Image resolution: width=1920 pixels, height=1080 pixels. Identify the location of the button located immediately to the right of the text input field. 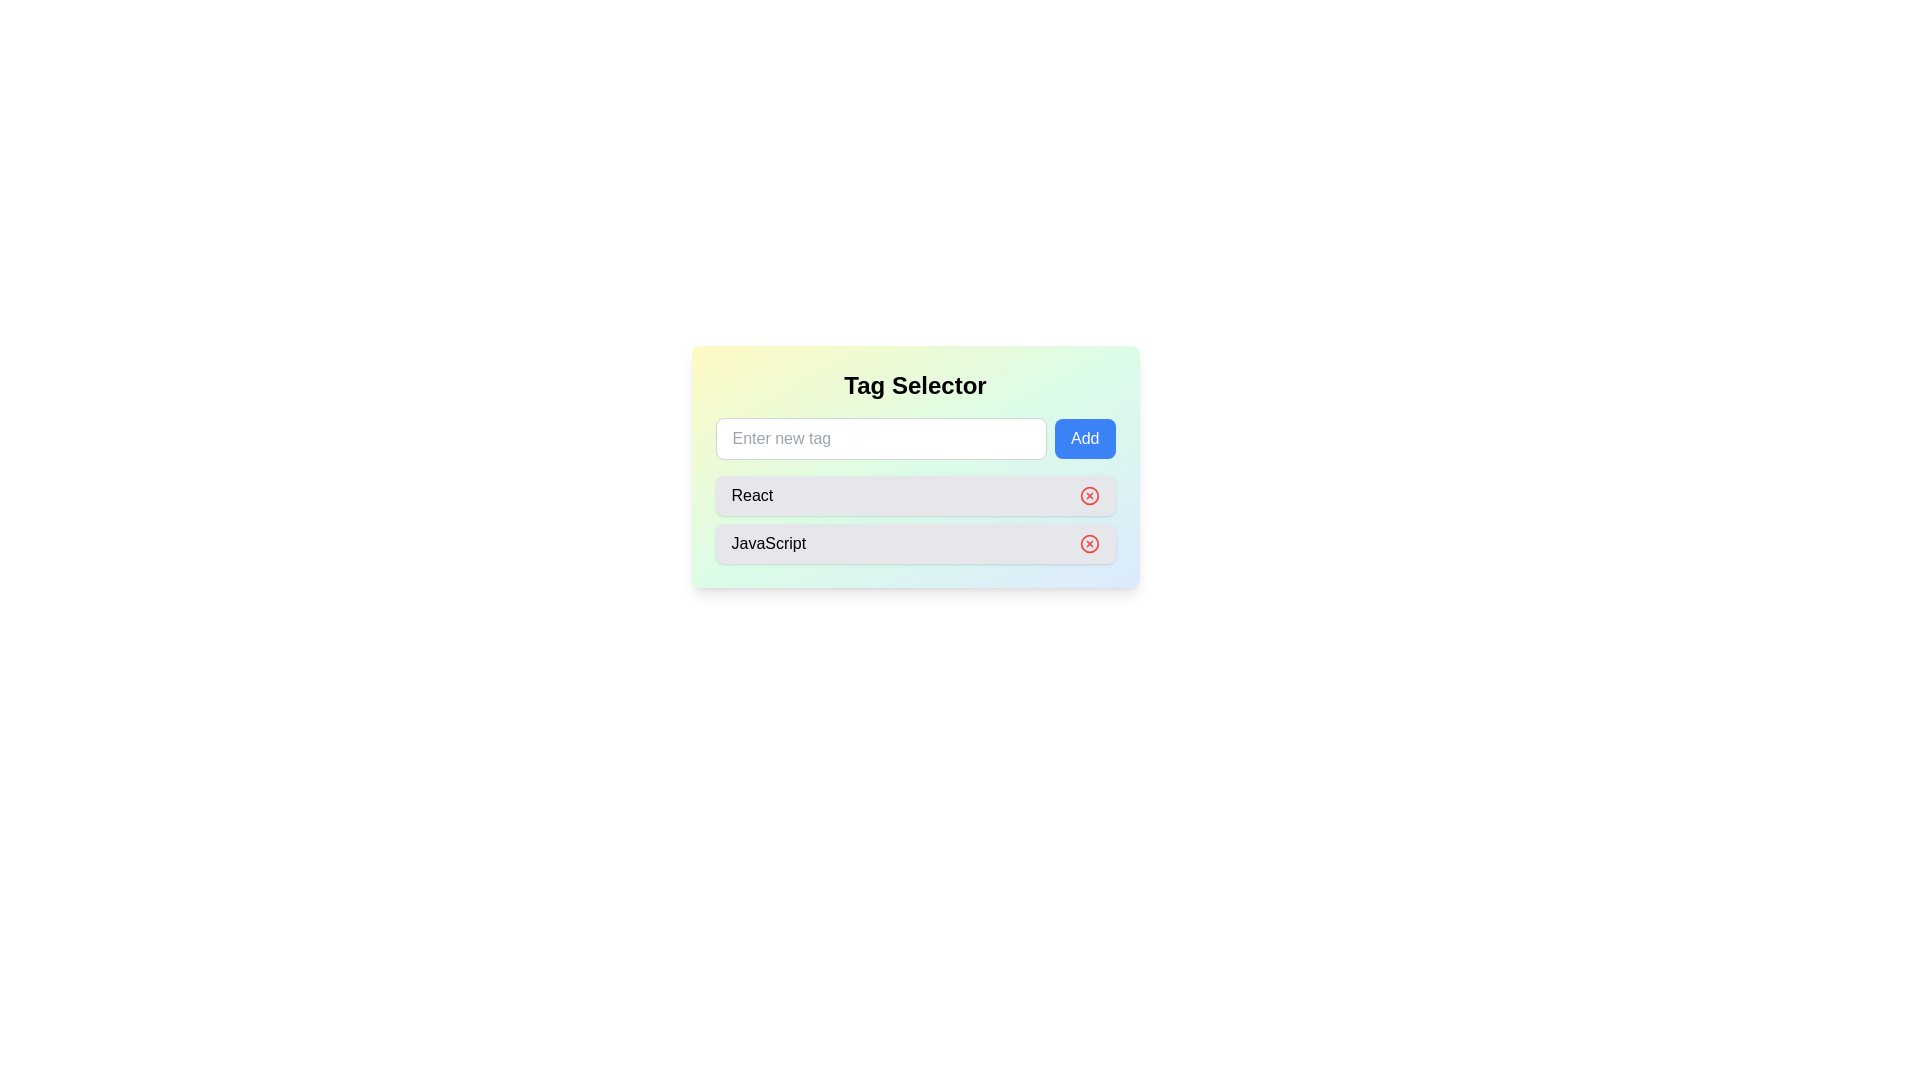
(1084, 438).